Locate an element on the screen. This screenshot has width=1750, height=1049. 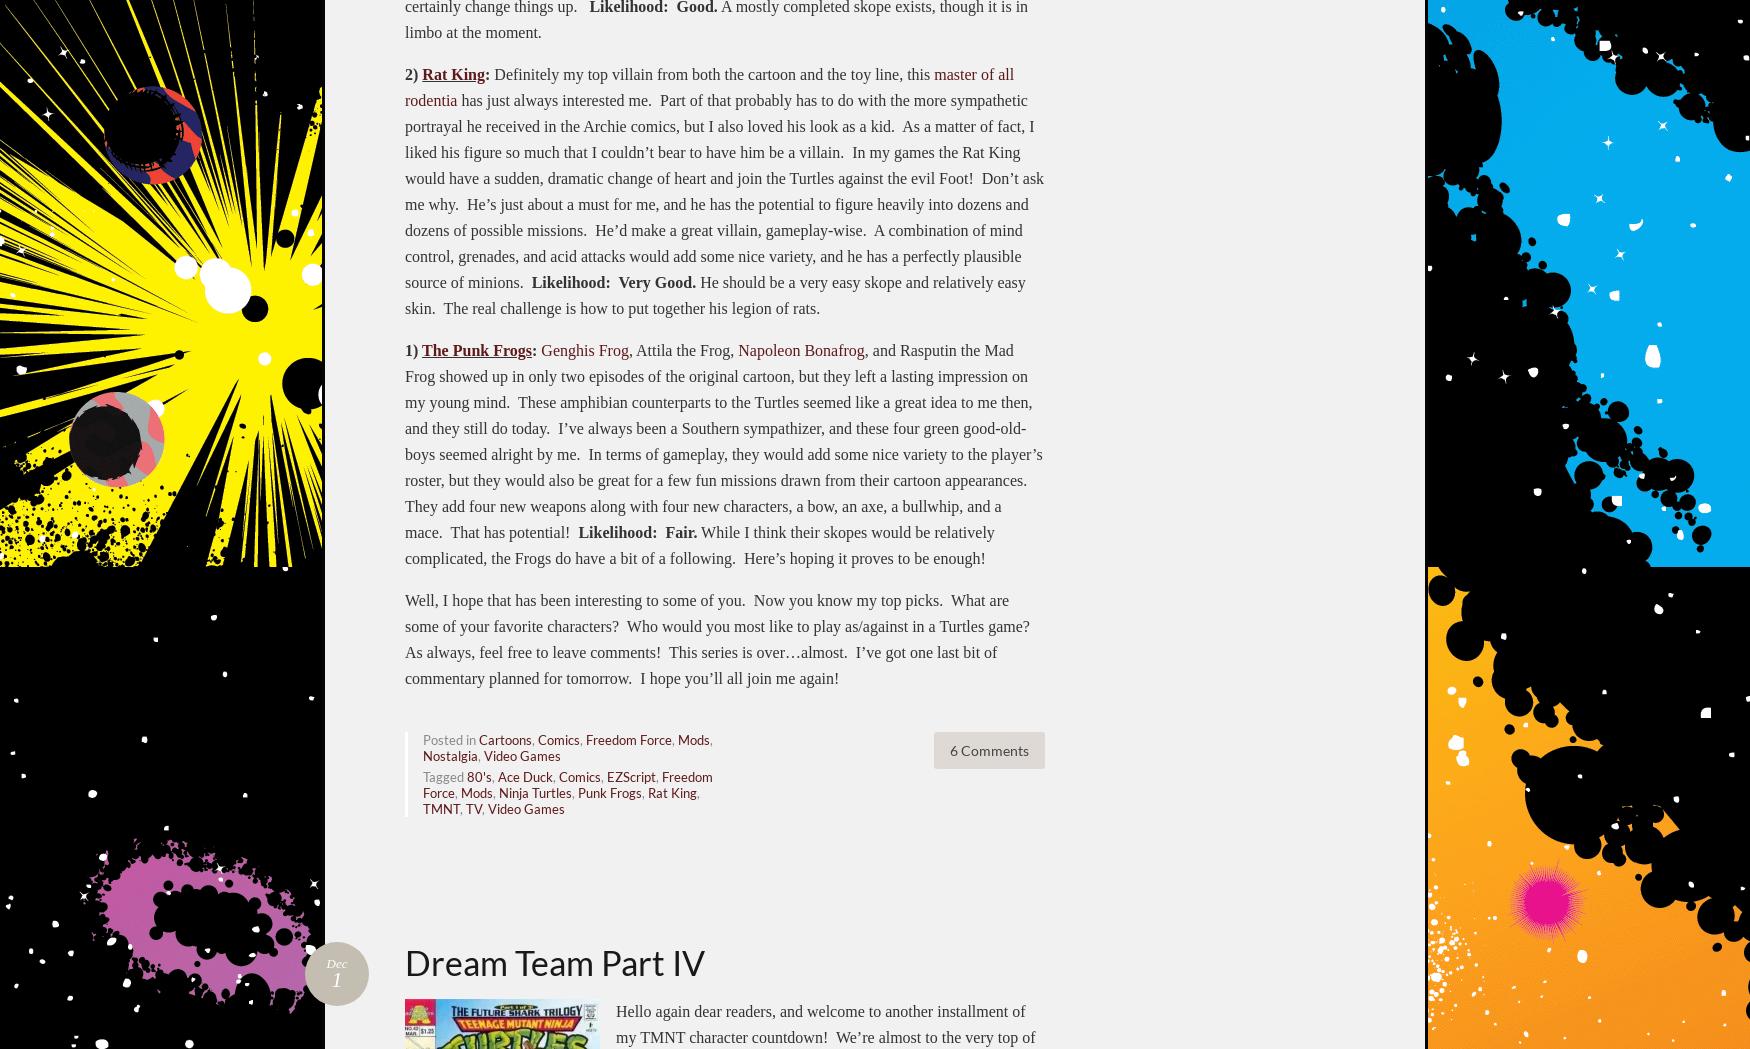
'80's' is located at coordinates (479, 776).